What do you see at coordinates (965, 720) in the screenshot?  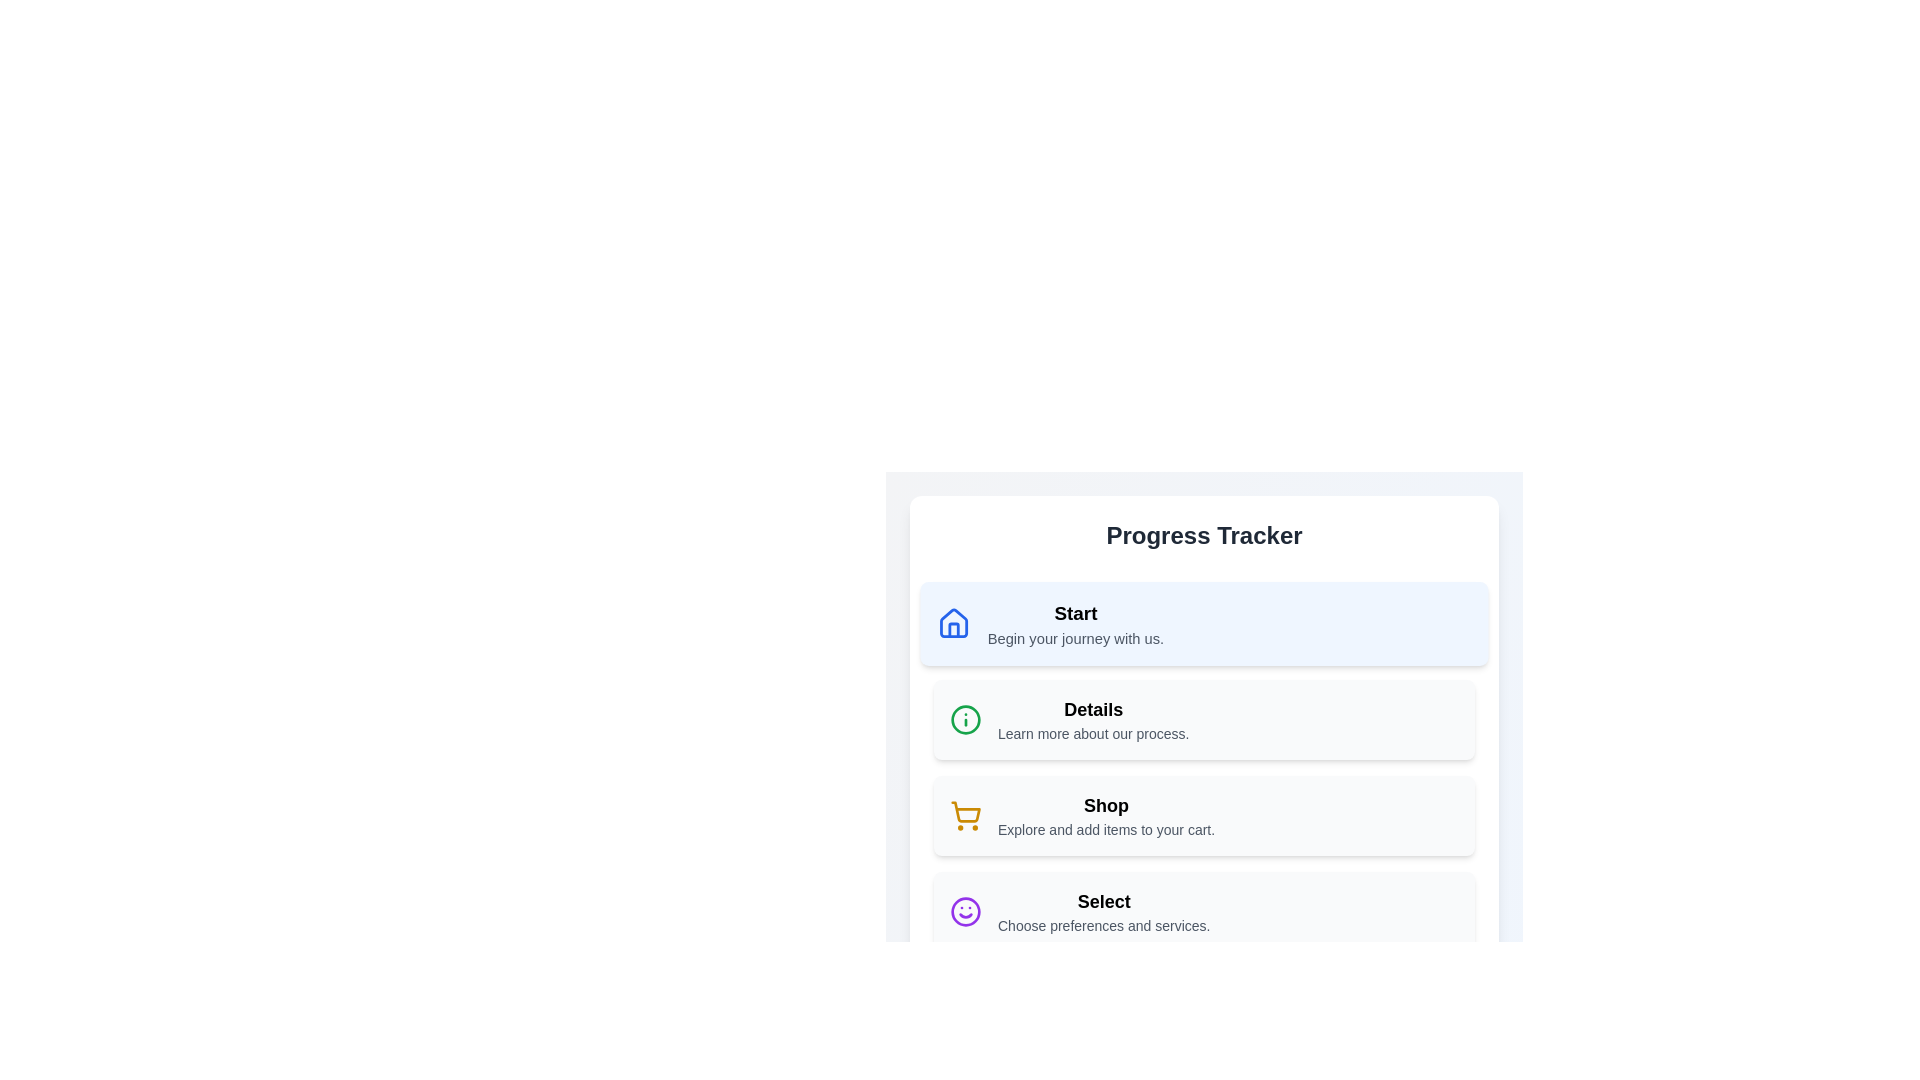 I see `the green circular graphical element that is part of the 'Details' section in the vertical list of steps` at bounding box center [965, 720].